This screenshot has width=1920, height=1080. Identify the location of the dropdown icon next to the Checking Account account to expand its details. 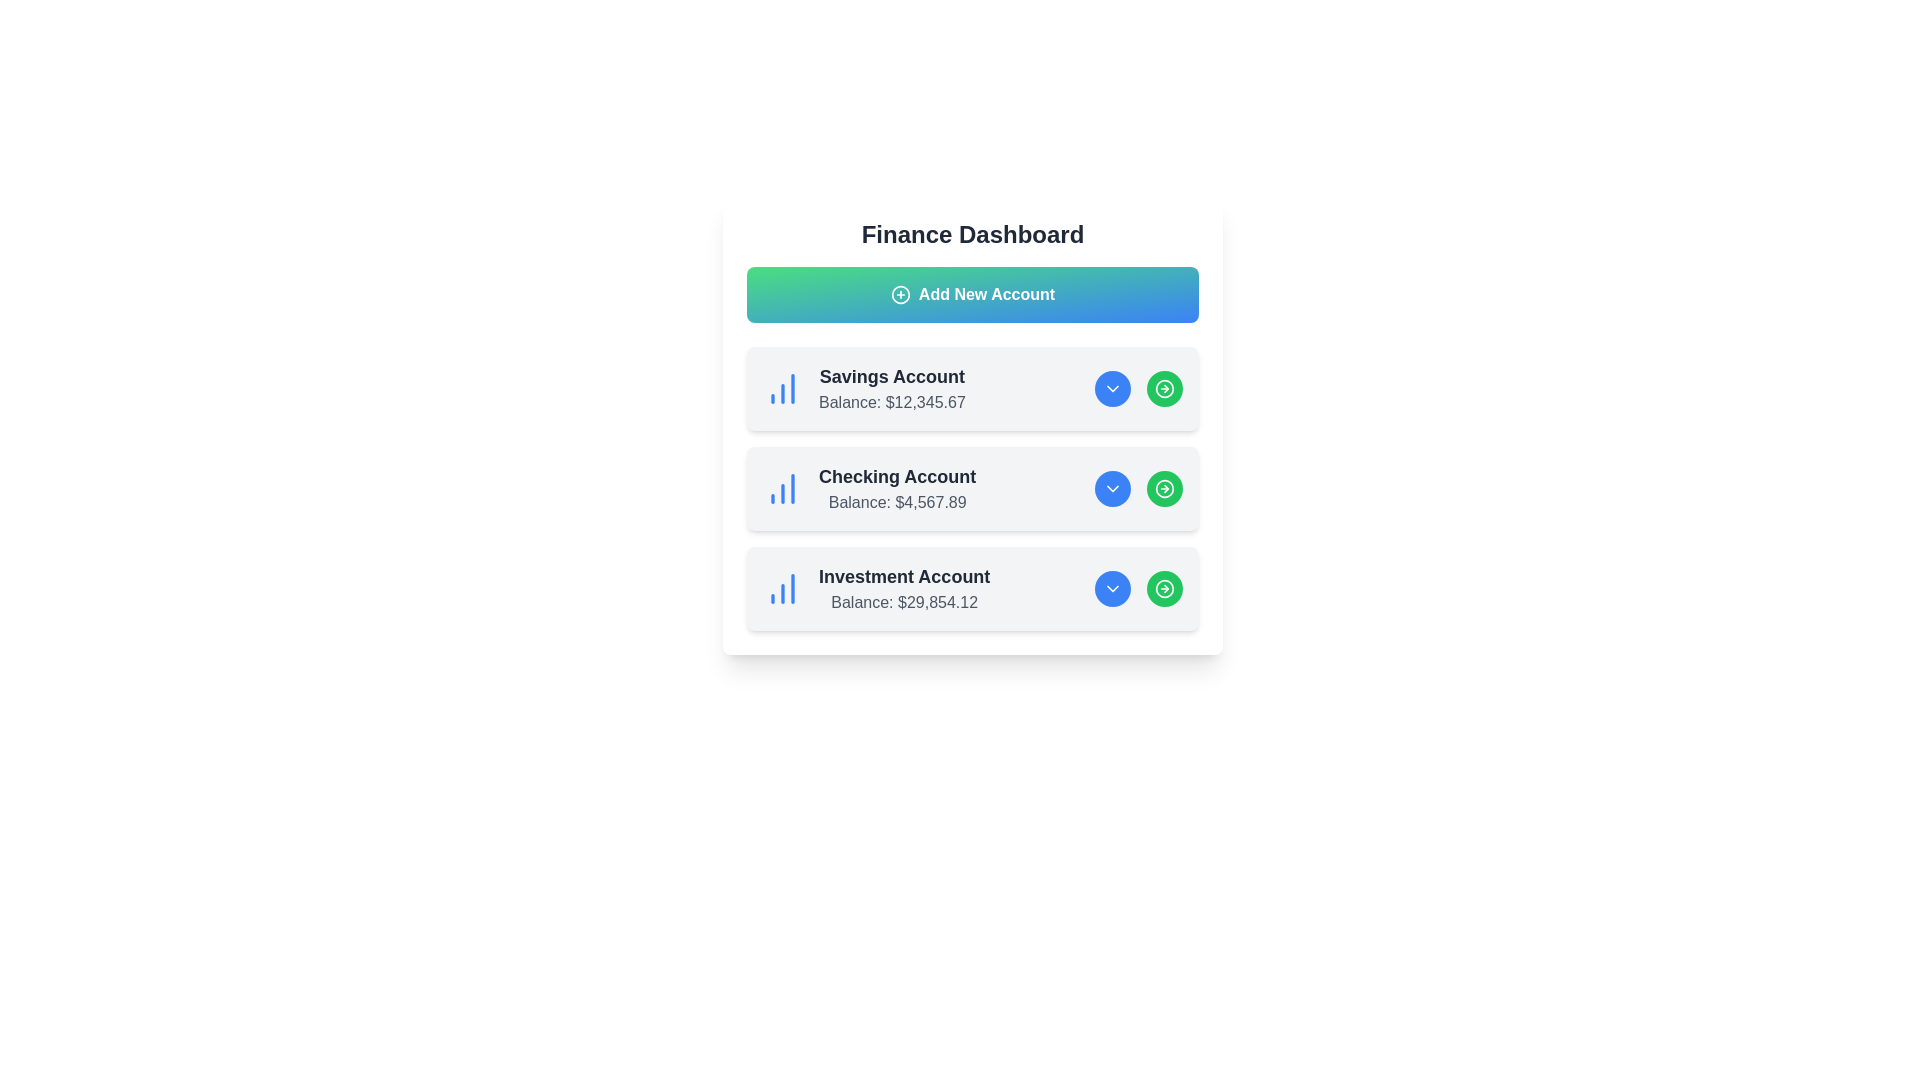
(1112, 489).